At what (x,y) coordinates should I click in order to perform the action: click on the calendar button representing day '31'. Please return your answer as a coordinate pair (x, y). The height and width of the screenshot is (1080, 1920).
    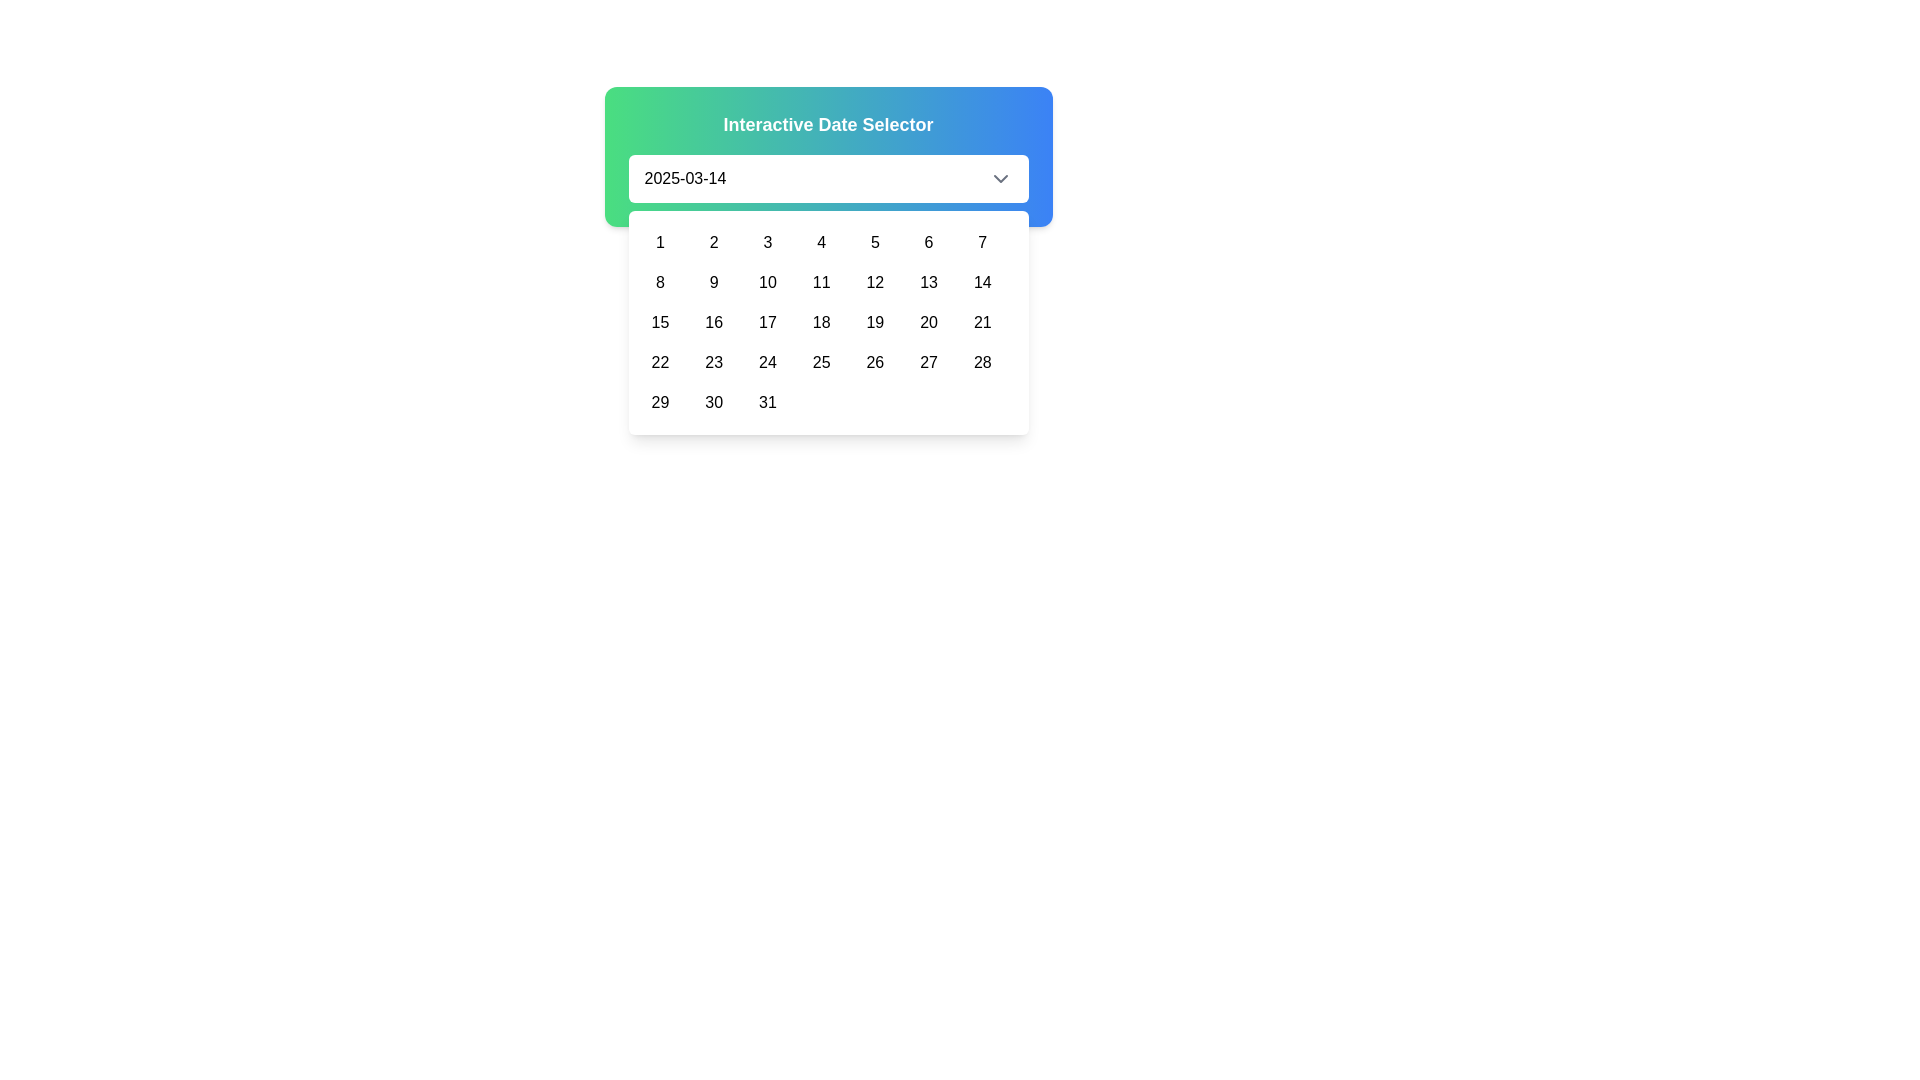
    Looking at the image, I should click on (767, 402).